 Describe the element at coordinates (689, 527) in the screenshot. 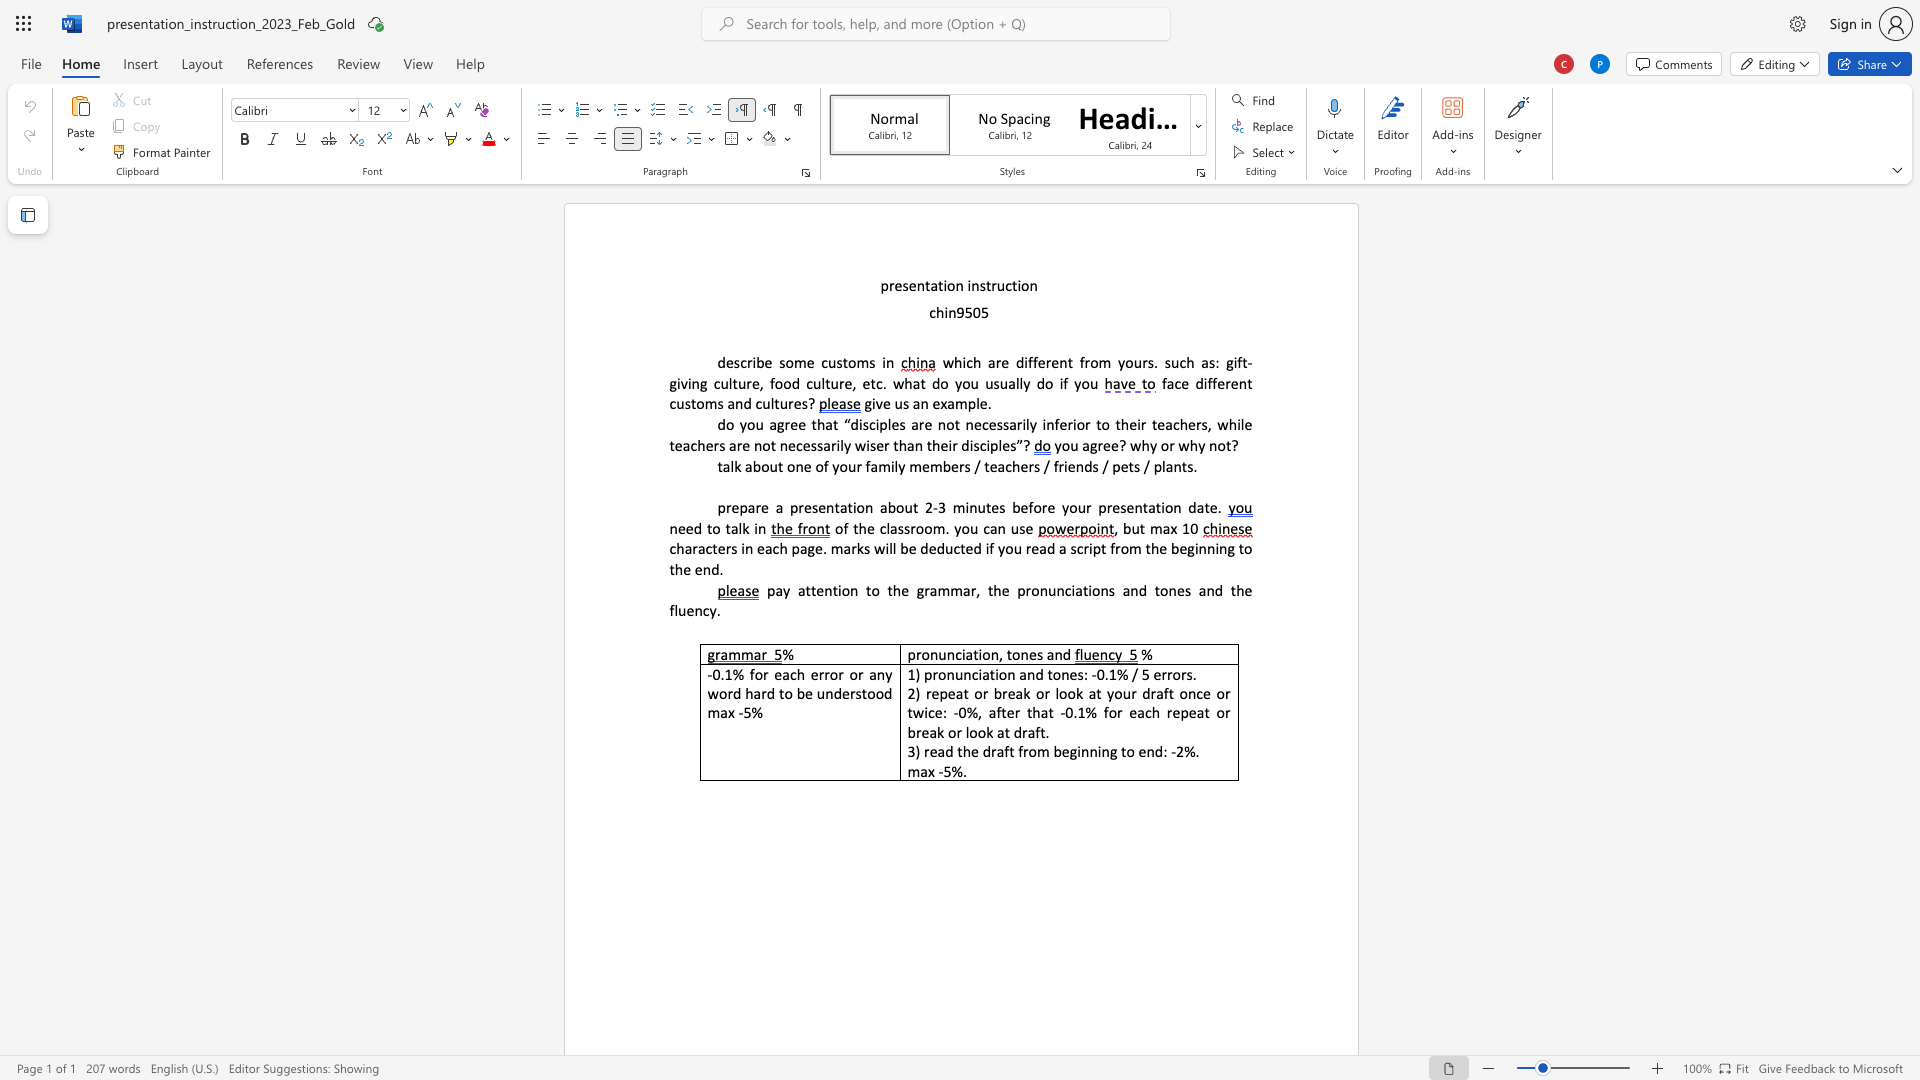

I see `the 2th character "e" in the text` at that location.